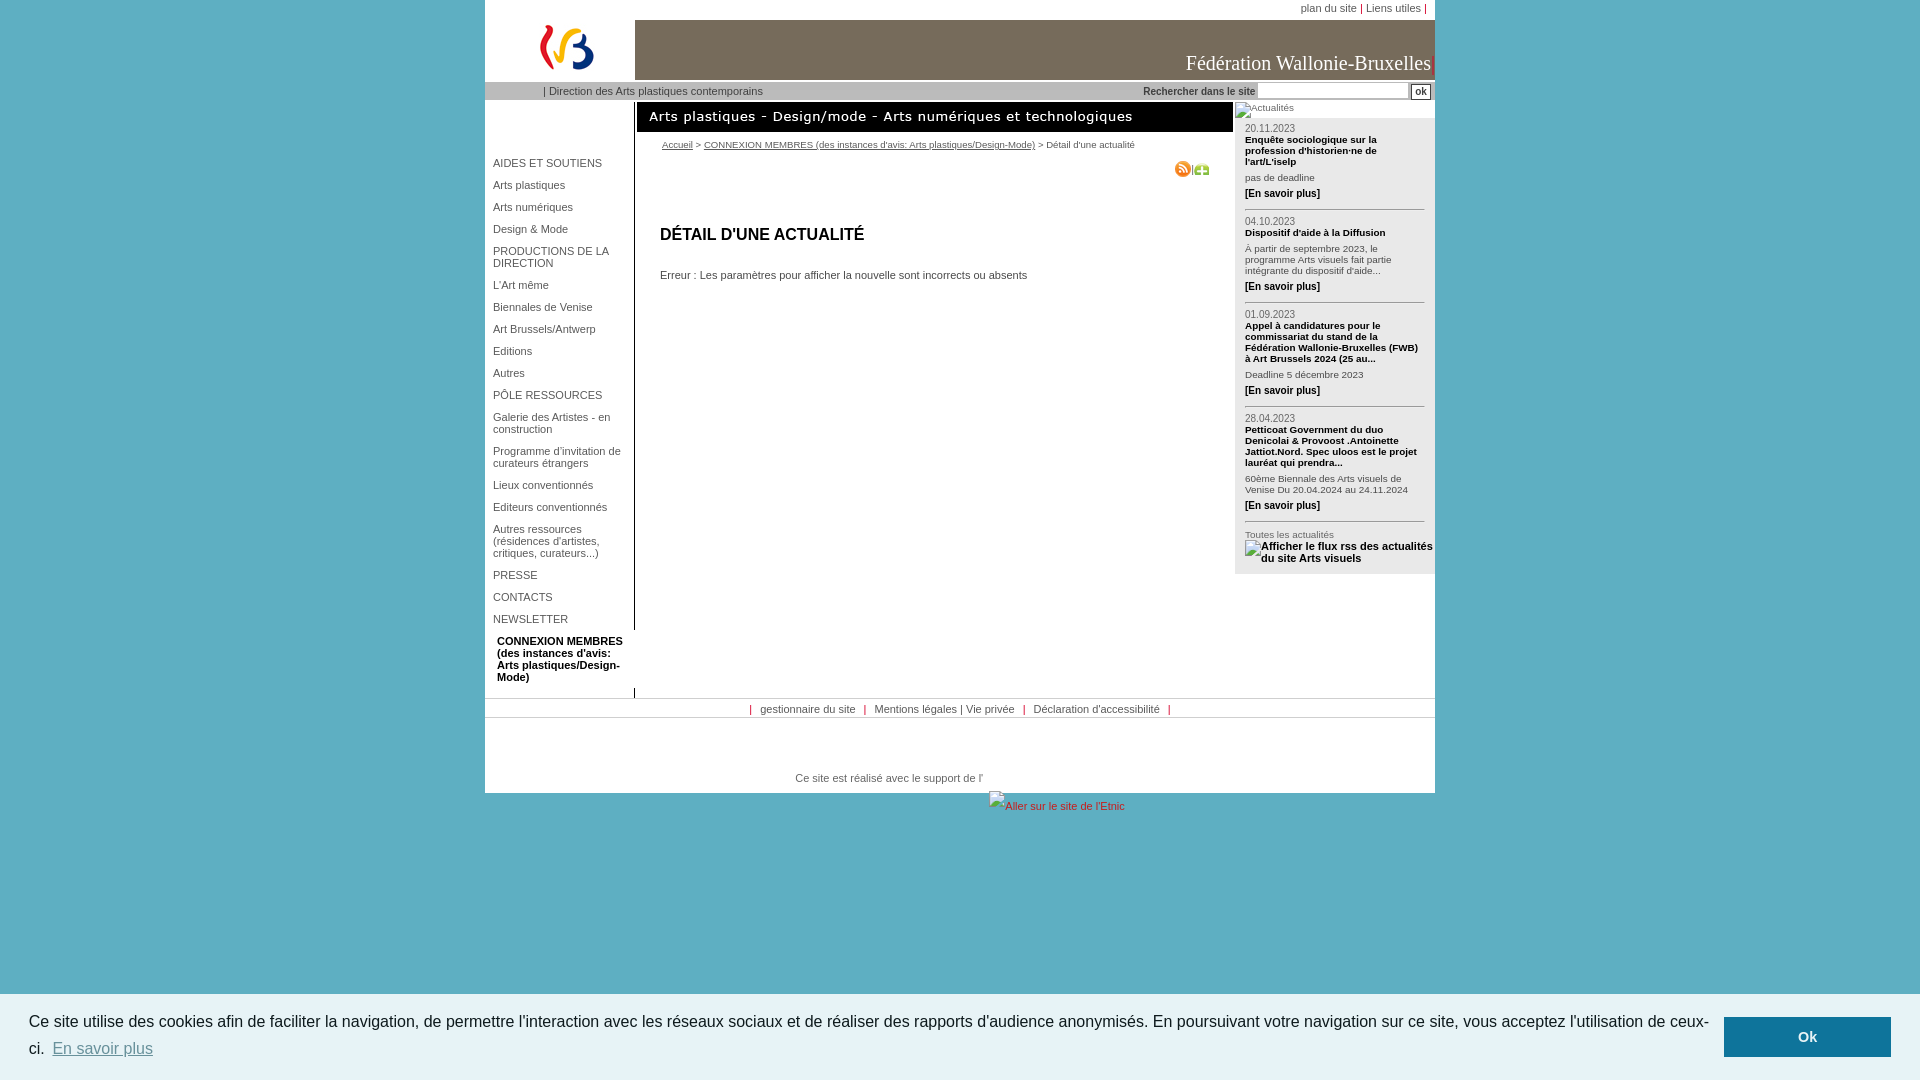 This screenshot has height=1080, width=1920. What do you see at coordinates (560, 373) in the screenshot?
I see `'Autres'` at bounding box center [560, 373].